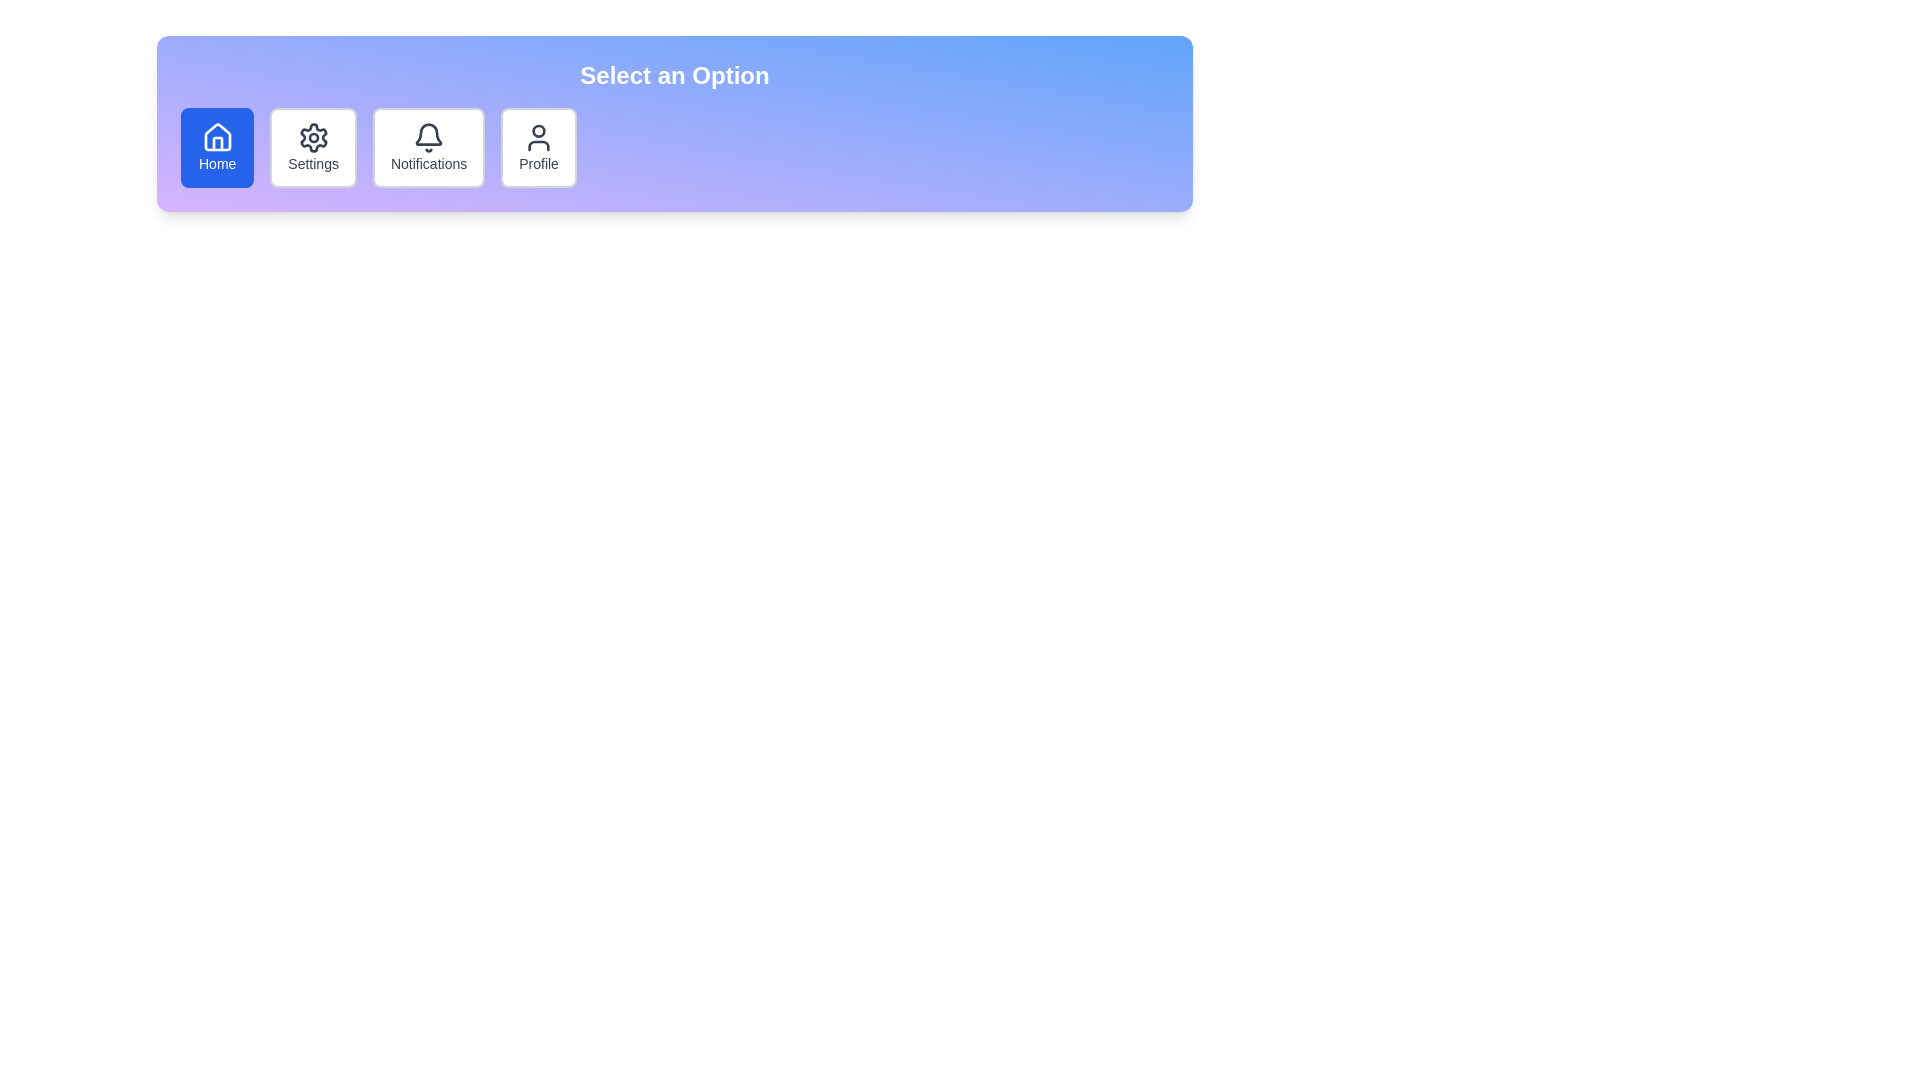 The height and width of the screenshot is (1080, 1920). I want to click on the 'Settings' text label, which is styled with a sans-serif font and located below the gear icon in the navigation bar, so click(312, 163).